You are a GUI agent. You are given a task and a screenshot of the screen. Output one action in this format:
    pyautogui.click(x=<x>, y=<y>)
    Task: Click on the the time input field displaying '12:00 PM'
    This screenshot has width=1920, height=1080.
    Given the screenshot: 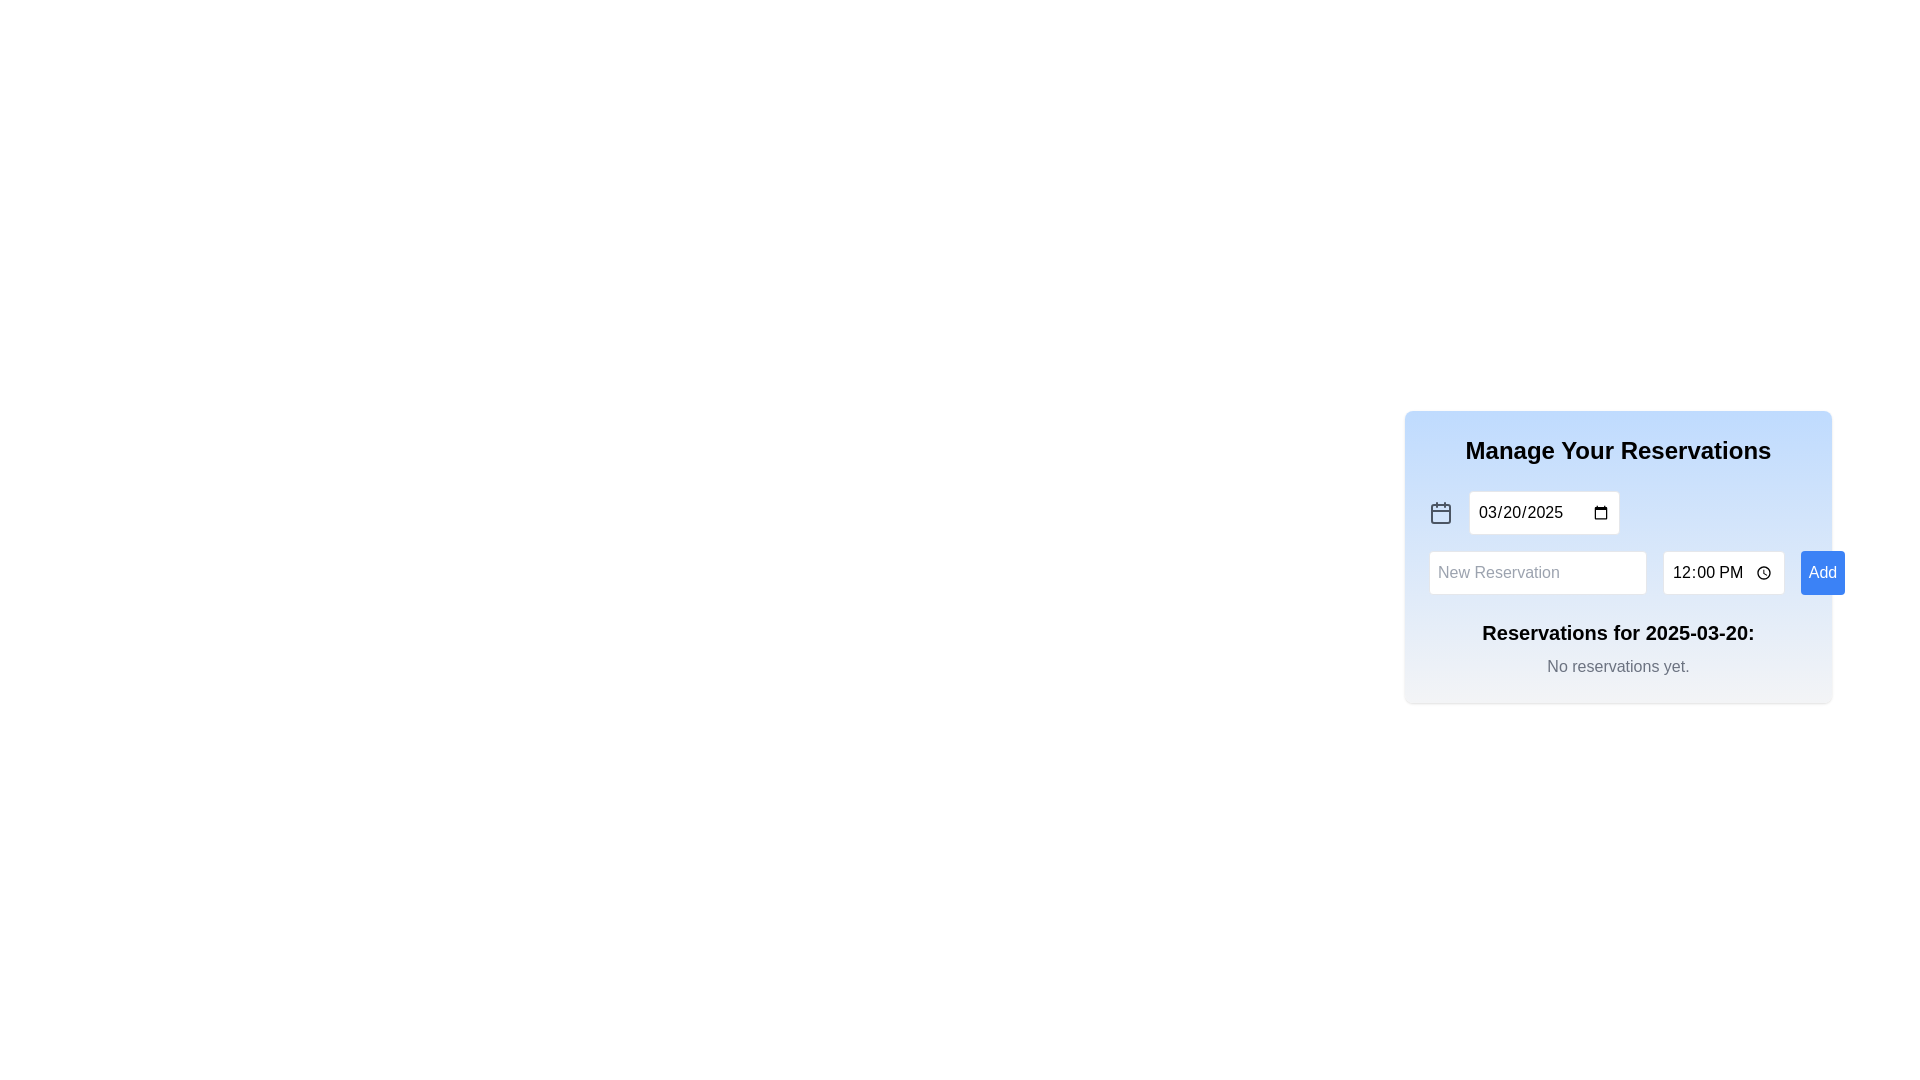 What is the action you would take?
    pyautogui.click(x=1722, y=573)
    